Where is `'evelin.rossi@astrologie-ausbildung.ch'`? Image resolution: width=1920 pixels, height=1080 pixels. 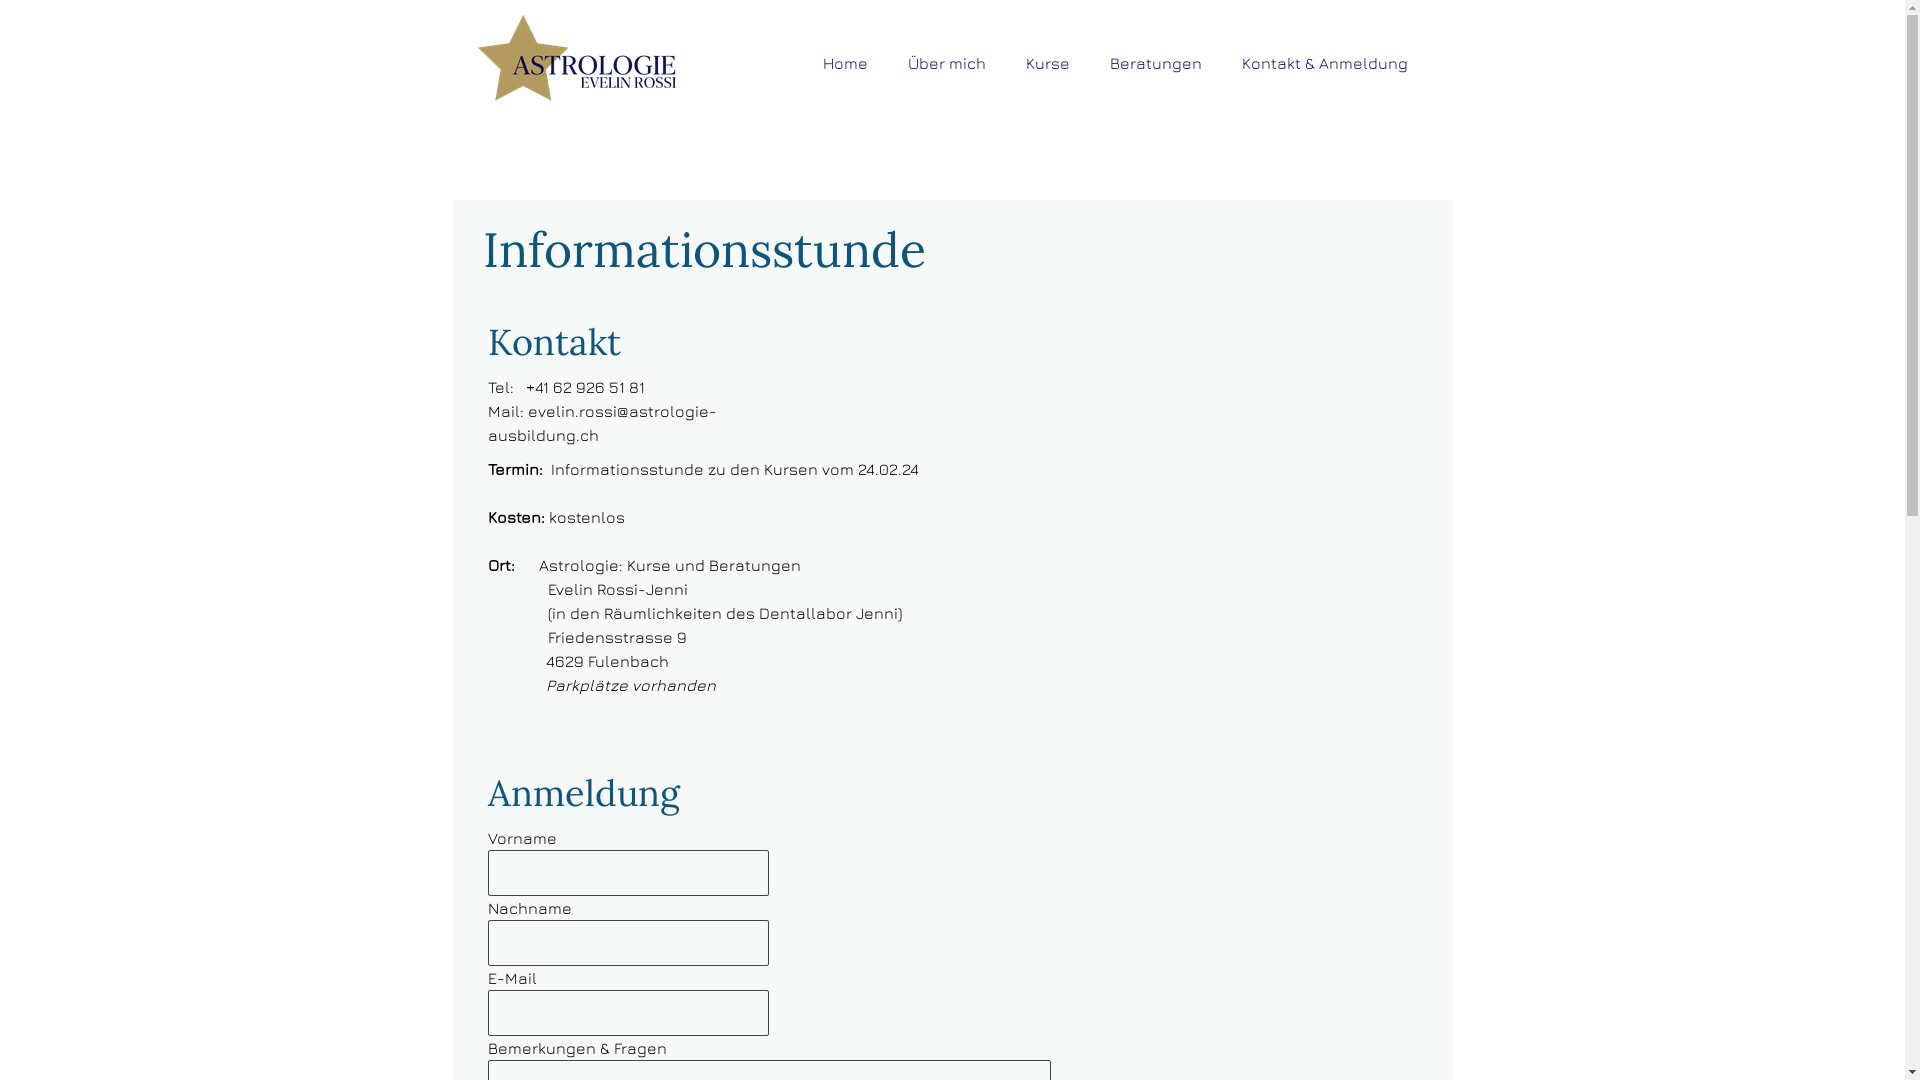 'evelin.rossi@astrologie-ausbildung.ch' is located at coordinates (488, 422).